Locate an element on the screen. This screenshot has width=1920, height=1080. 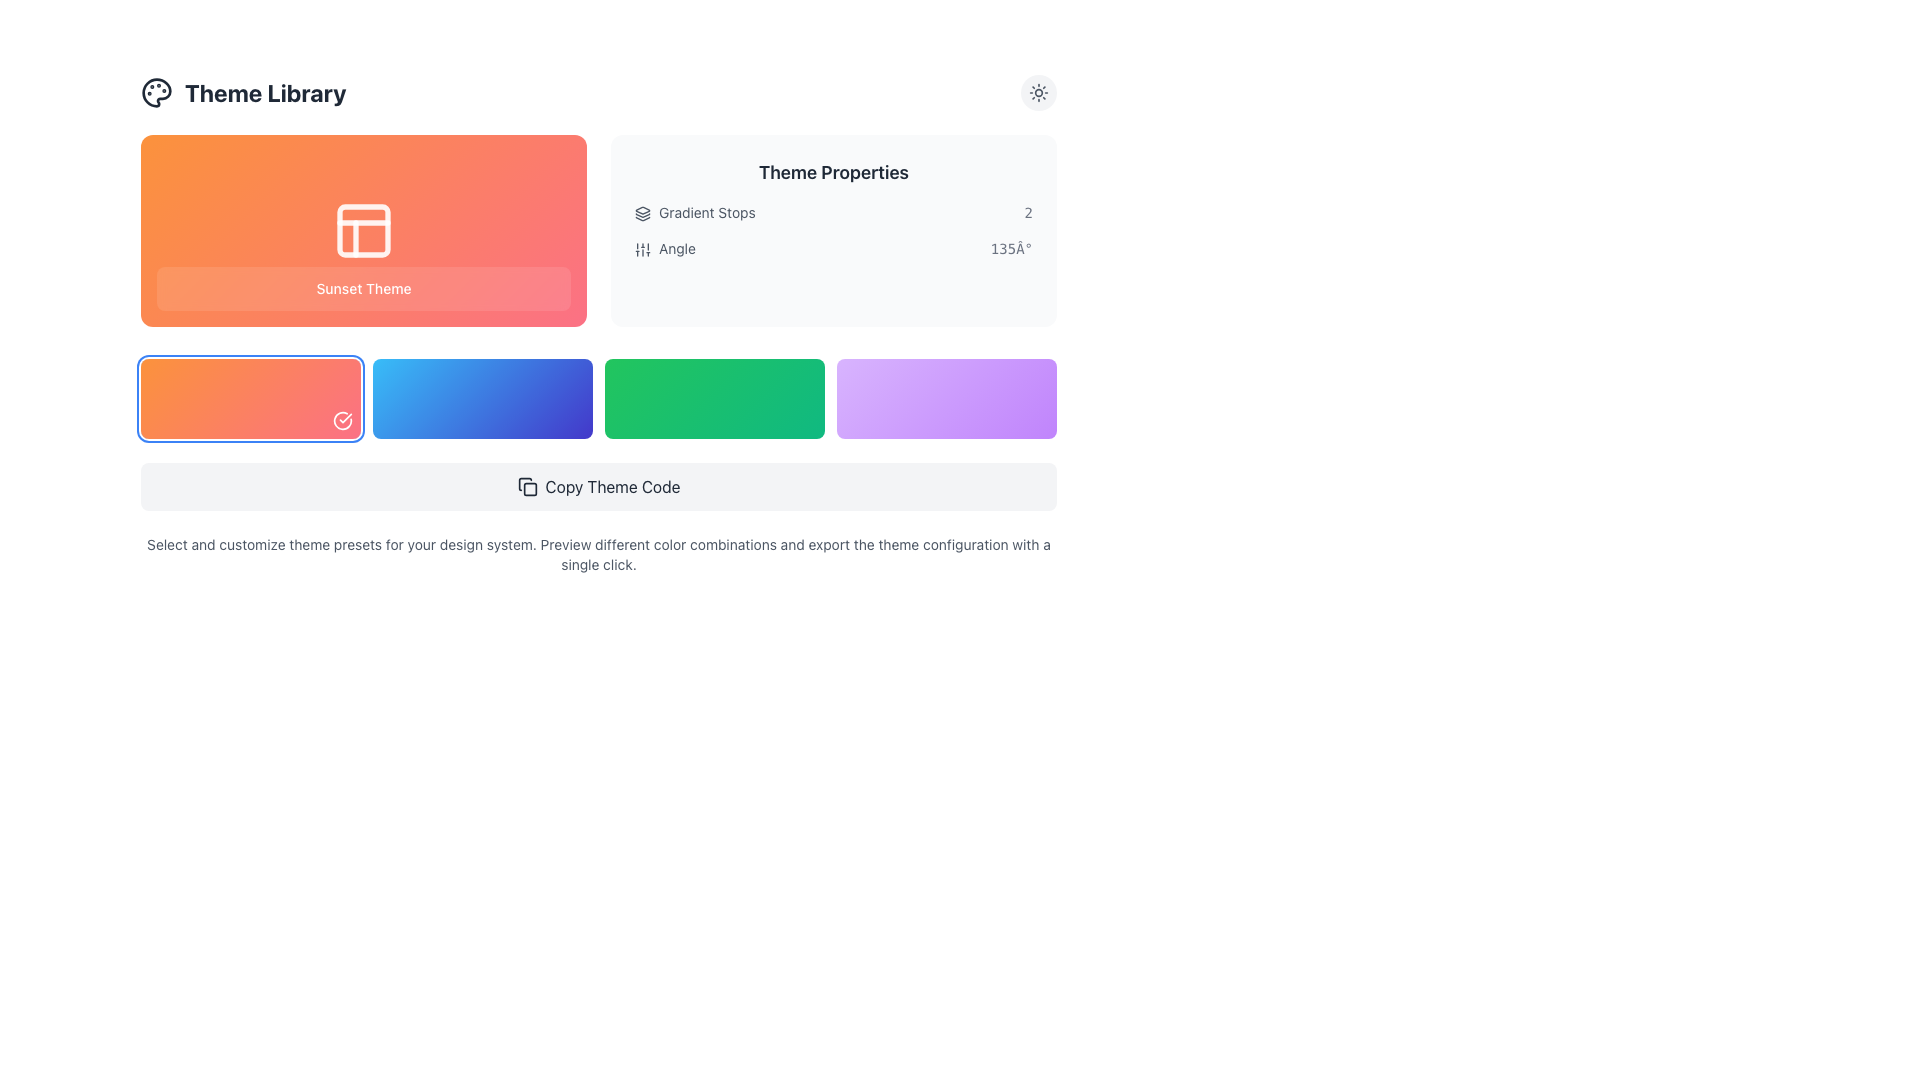
instructional text located directly below the 'Copy Theme Code' button, which guides users on selecting and customizing theme presets, previewing color combinations, and exporting configuration settings is located at coordinates (598, 555).